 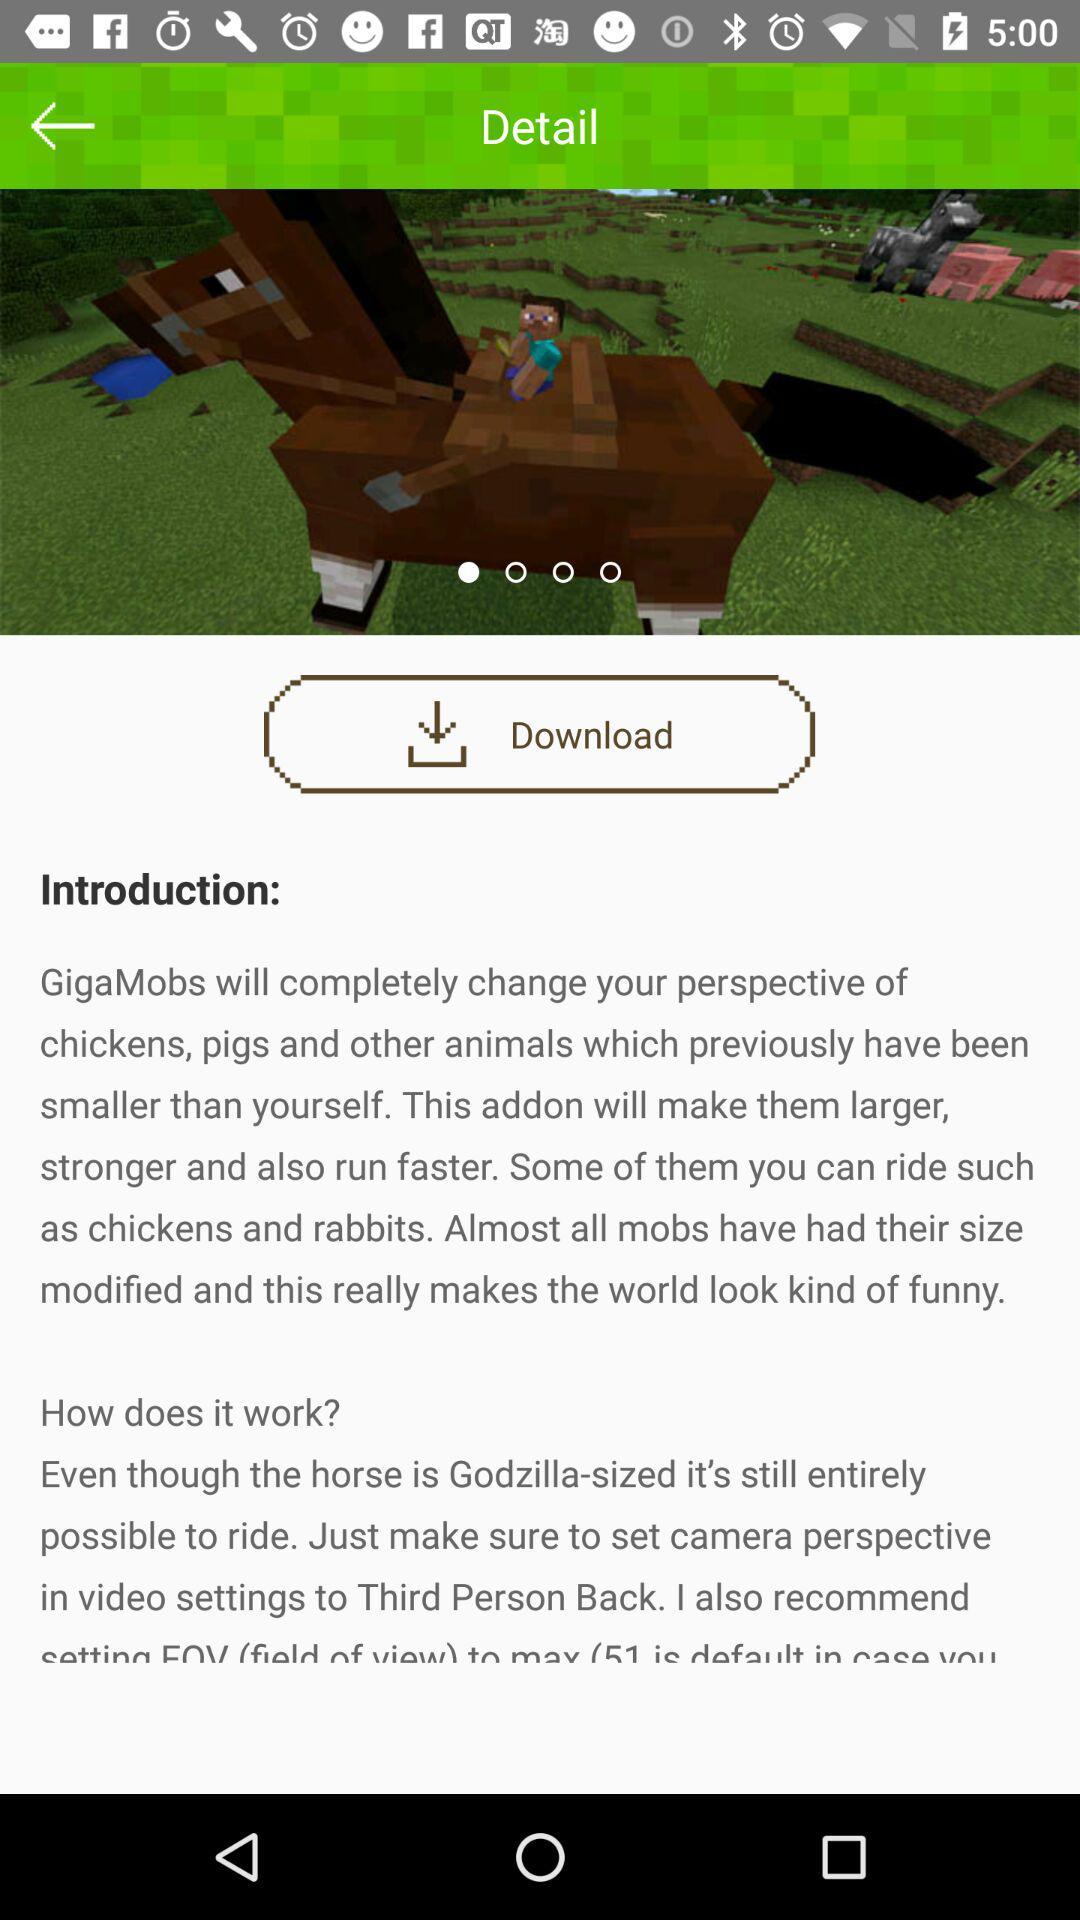 What do you see at coordinates (61, 124) in the screenshot?
I see `previous` at bounding box center [61, 124].